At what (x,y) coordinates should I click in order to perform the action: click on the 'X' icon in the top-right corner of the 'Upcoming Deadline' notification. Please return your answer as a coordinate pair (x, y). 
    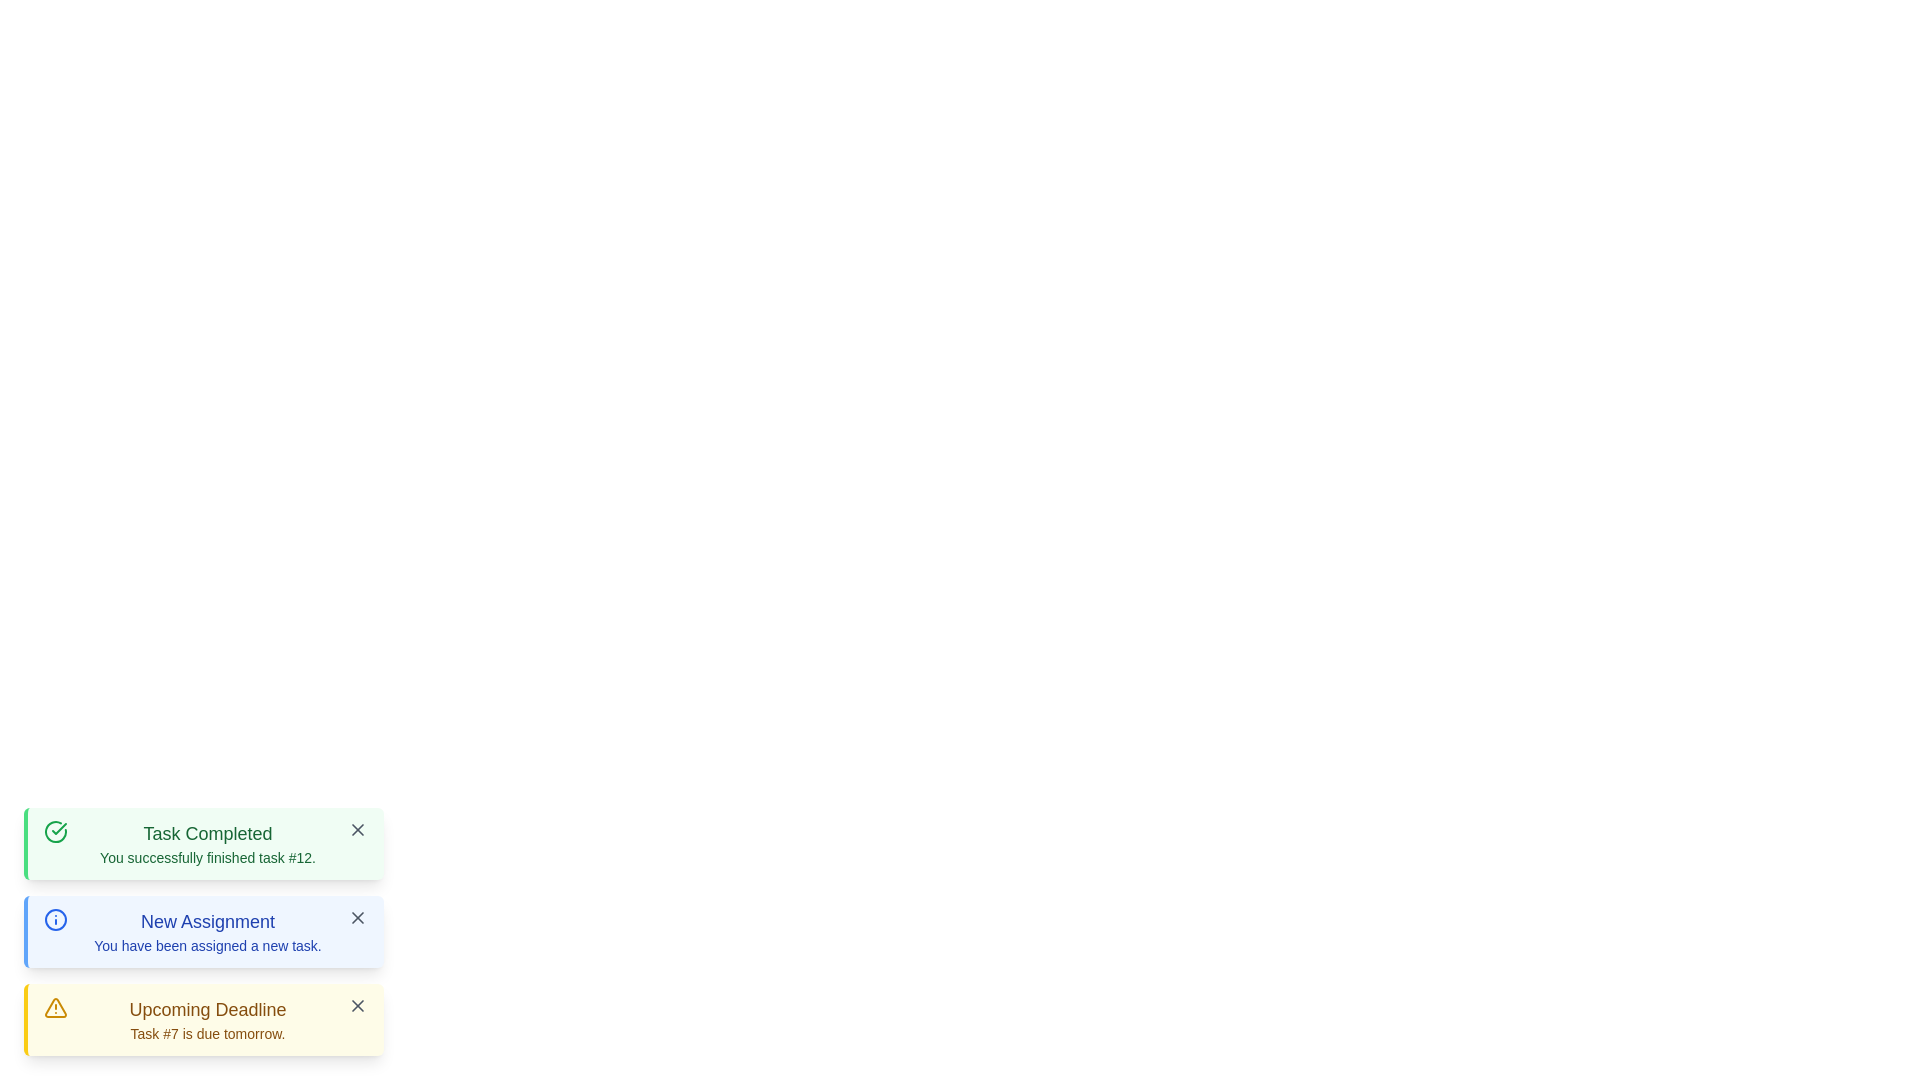
    Looking at the image, I should click on (358, 1006).